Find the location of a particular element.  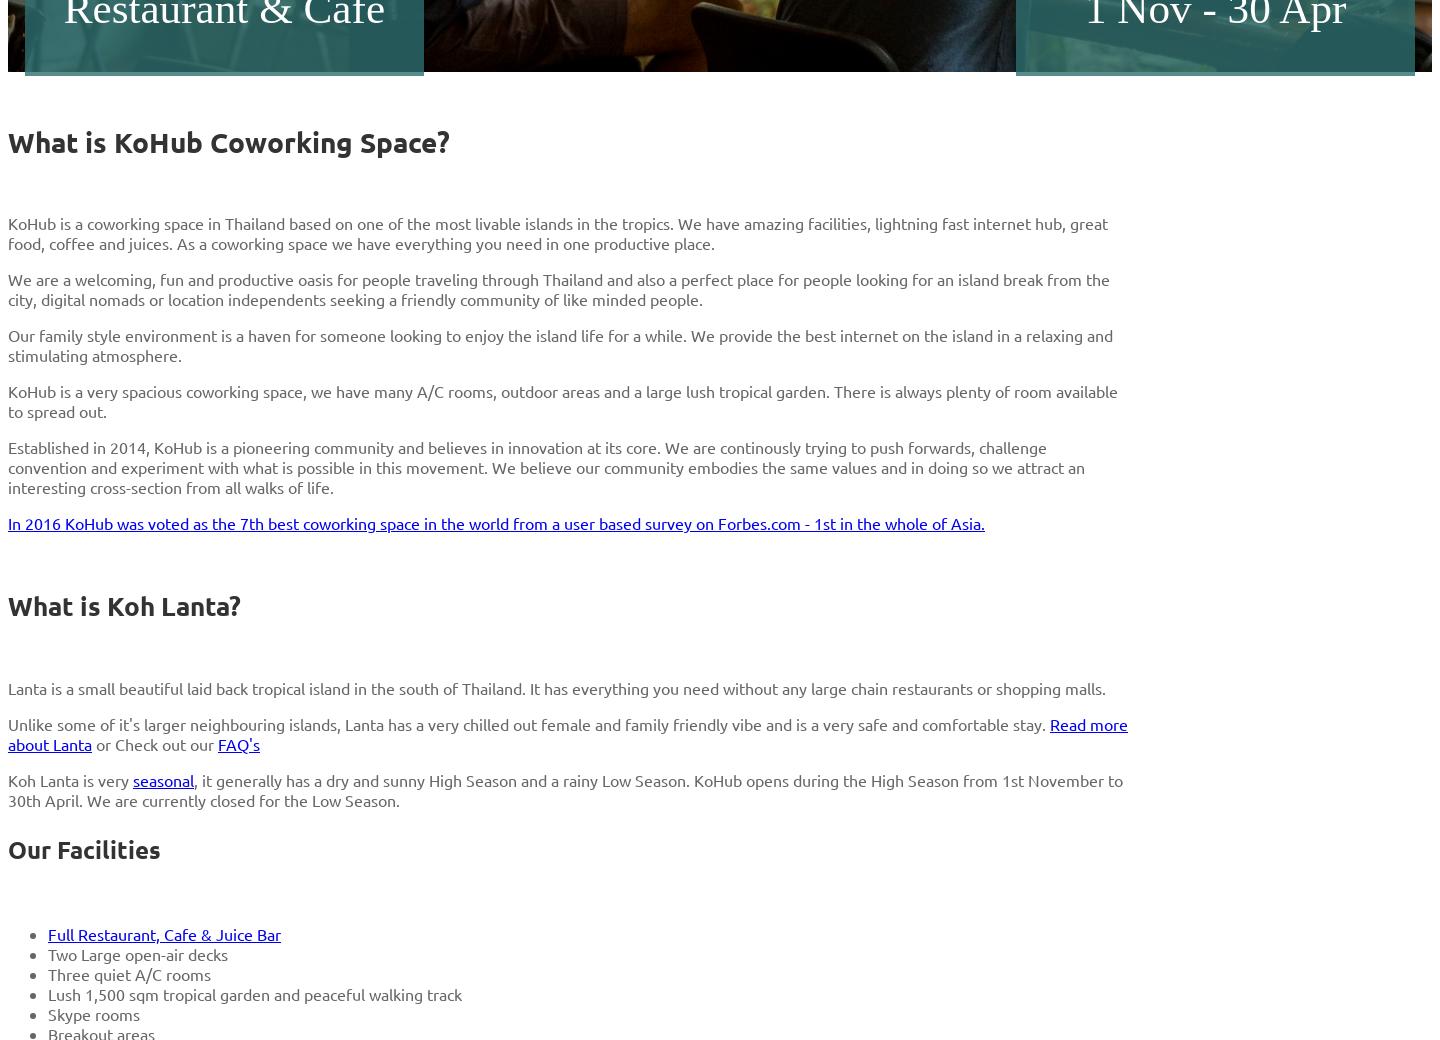

'Three quiet A/C rooms' is located at coordinates (46, 973).